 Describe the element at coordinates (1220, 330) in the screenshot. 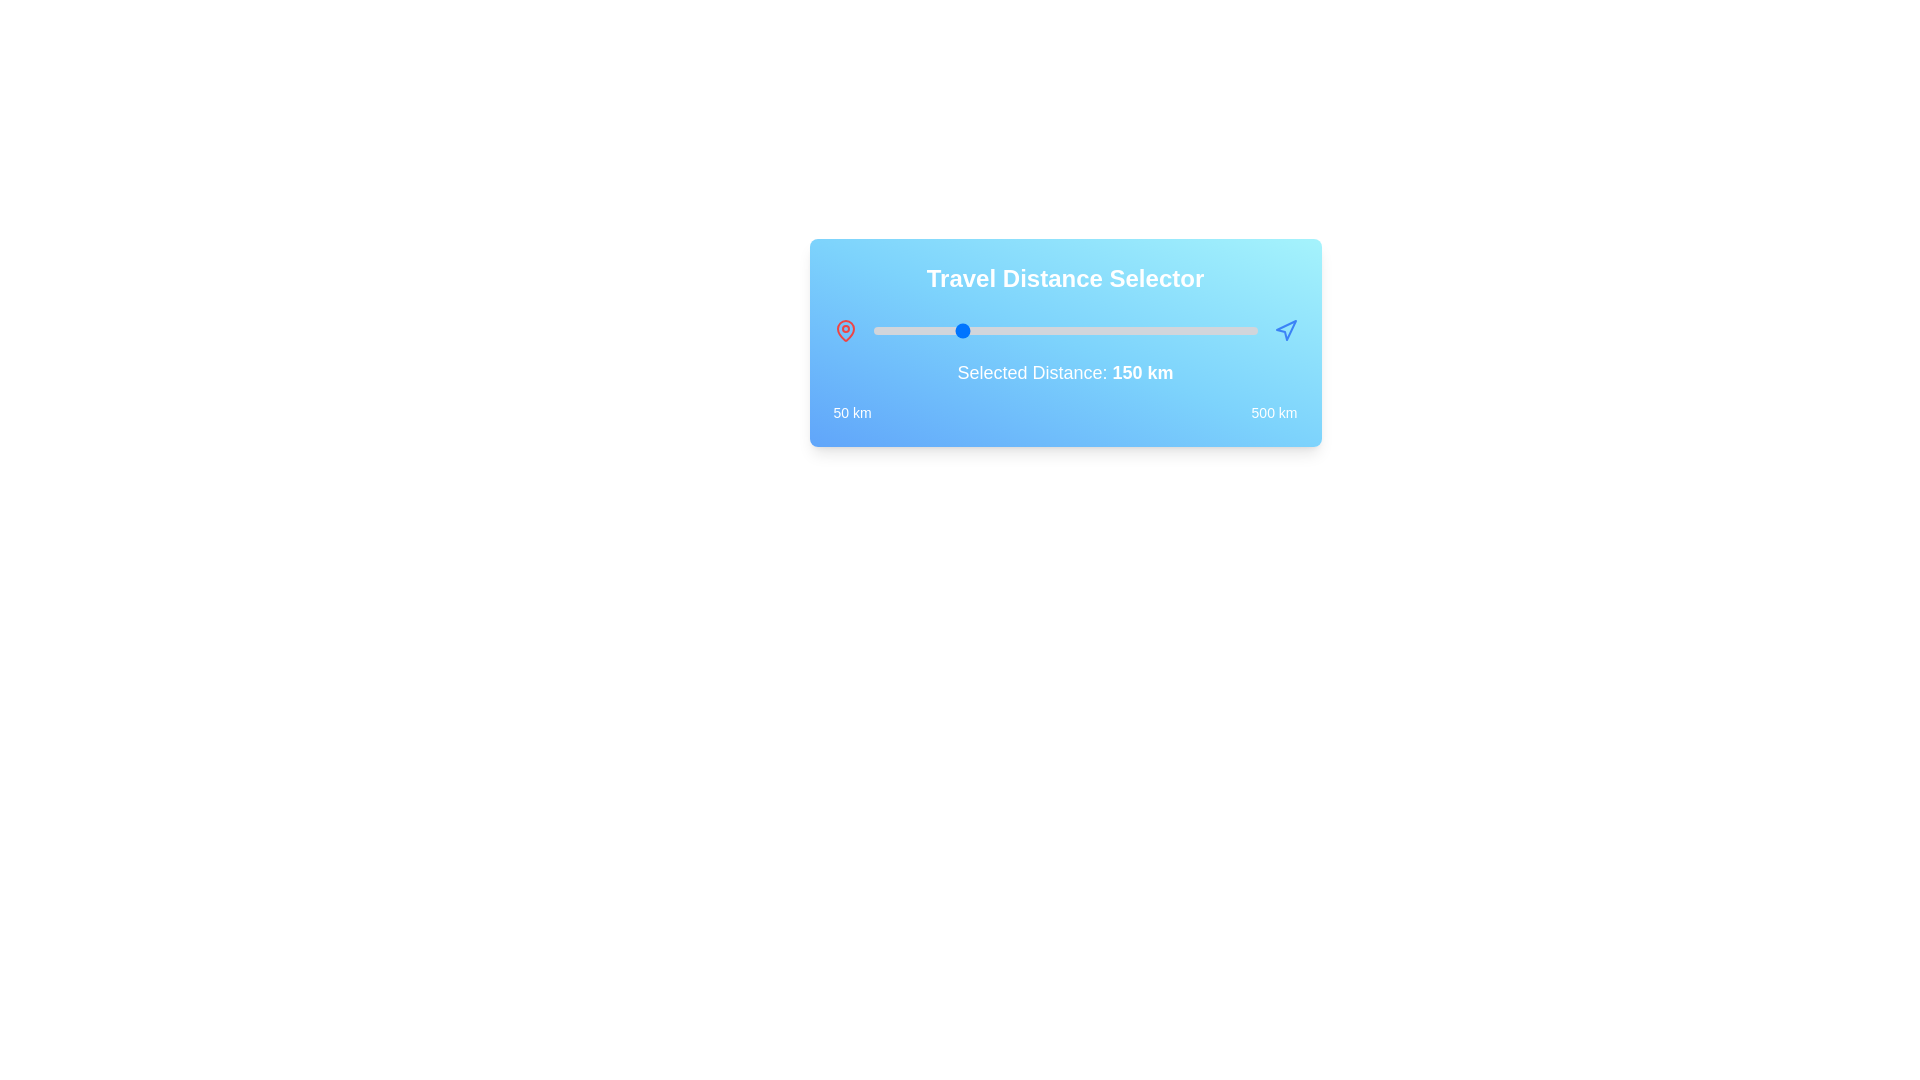

I see `the slider to set the distance to 458 km` at that location.